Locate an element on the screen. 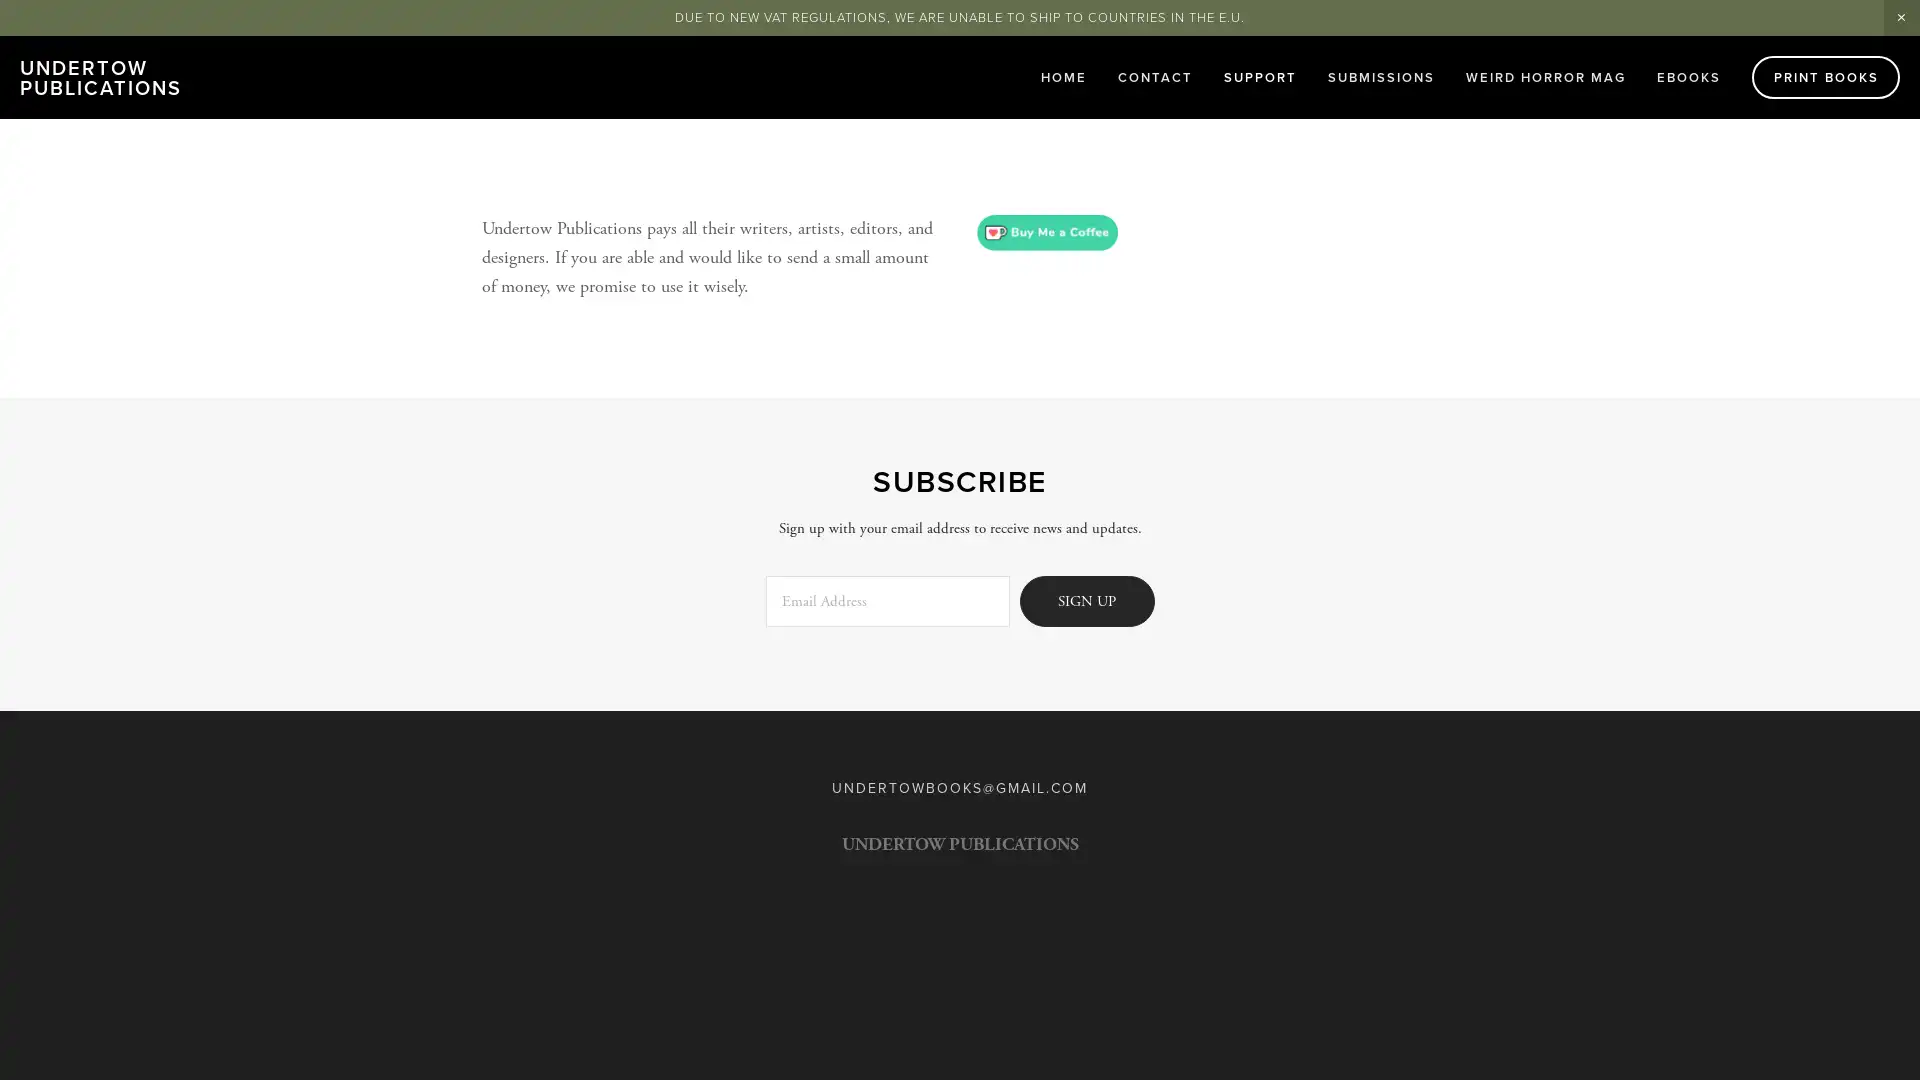 The image size is (1920, 1080). SIGN UP is located at coordinates (1085, 599).